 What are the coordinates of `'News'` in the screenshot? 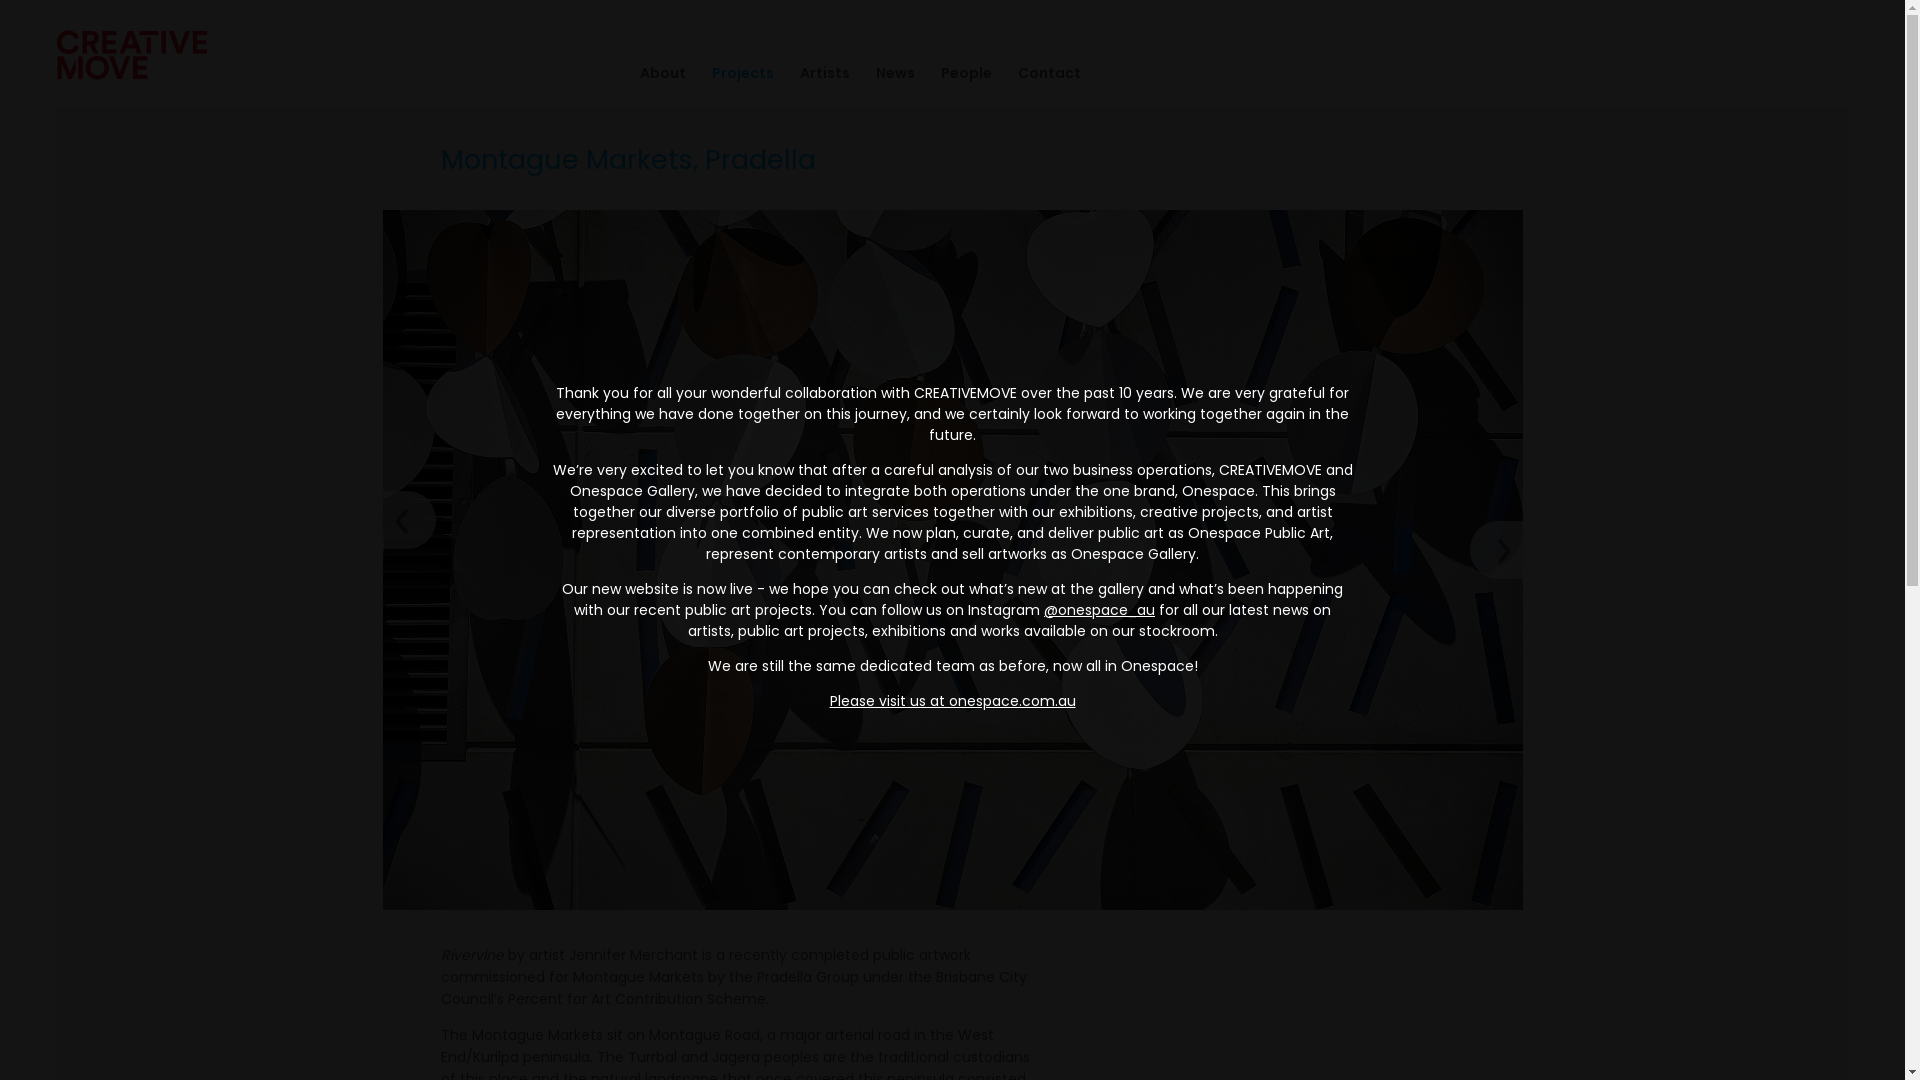 It's located at (881, 72).